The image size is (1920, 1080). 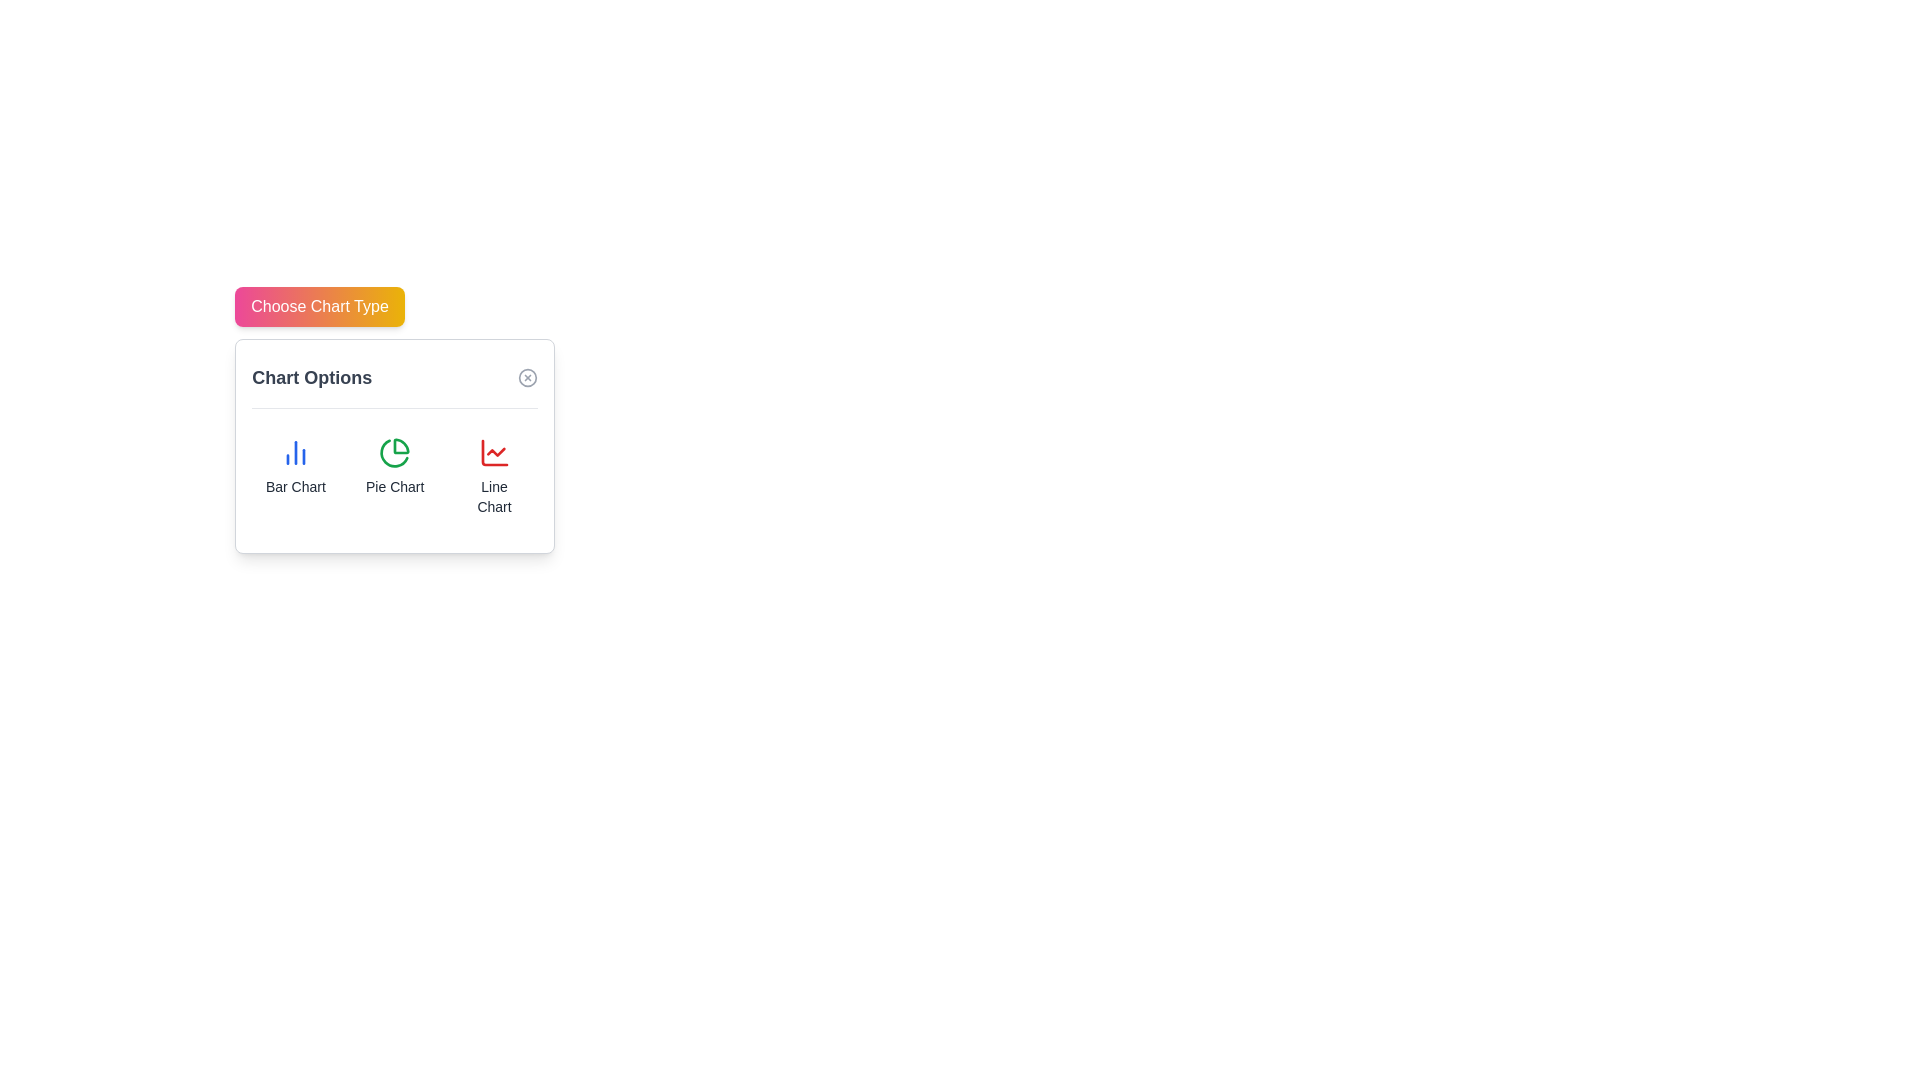 I want to click on the 'Bar Chart' button located in the top-left corner of the 'Chart Options' section, so click(x=294, y=477).